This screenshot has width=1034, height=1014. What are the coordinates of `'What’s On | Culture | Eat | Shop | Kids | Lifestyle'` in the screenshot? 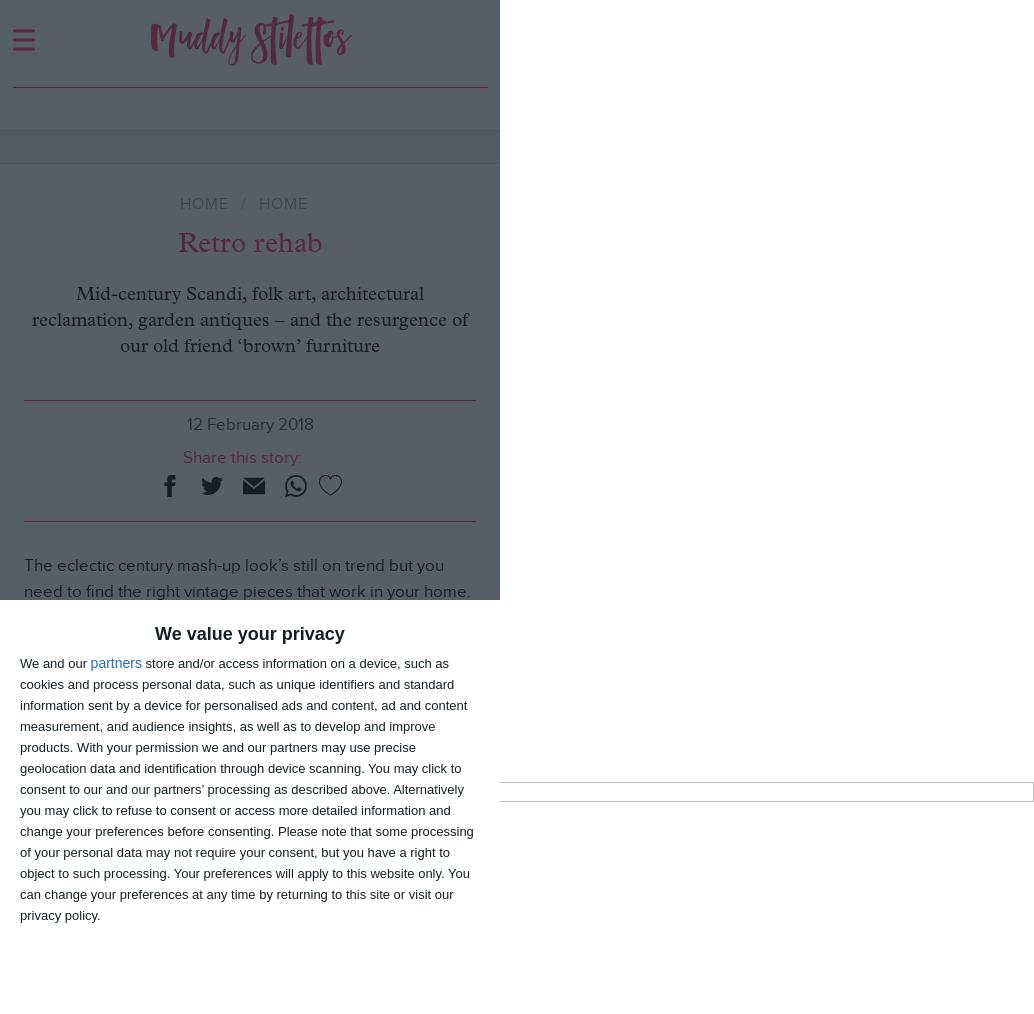 It's located at (250, 939).